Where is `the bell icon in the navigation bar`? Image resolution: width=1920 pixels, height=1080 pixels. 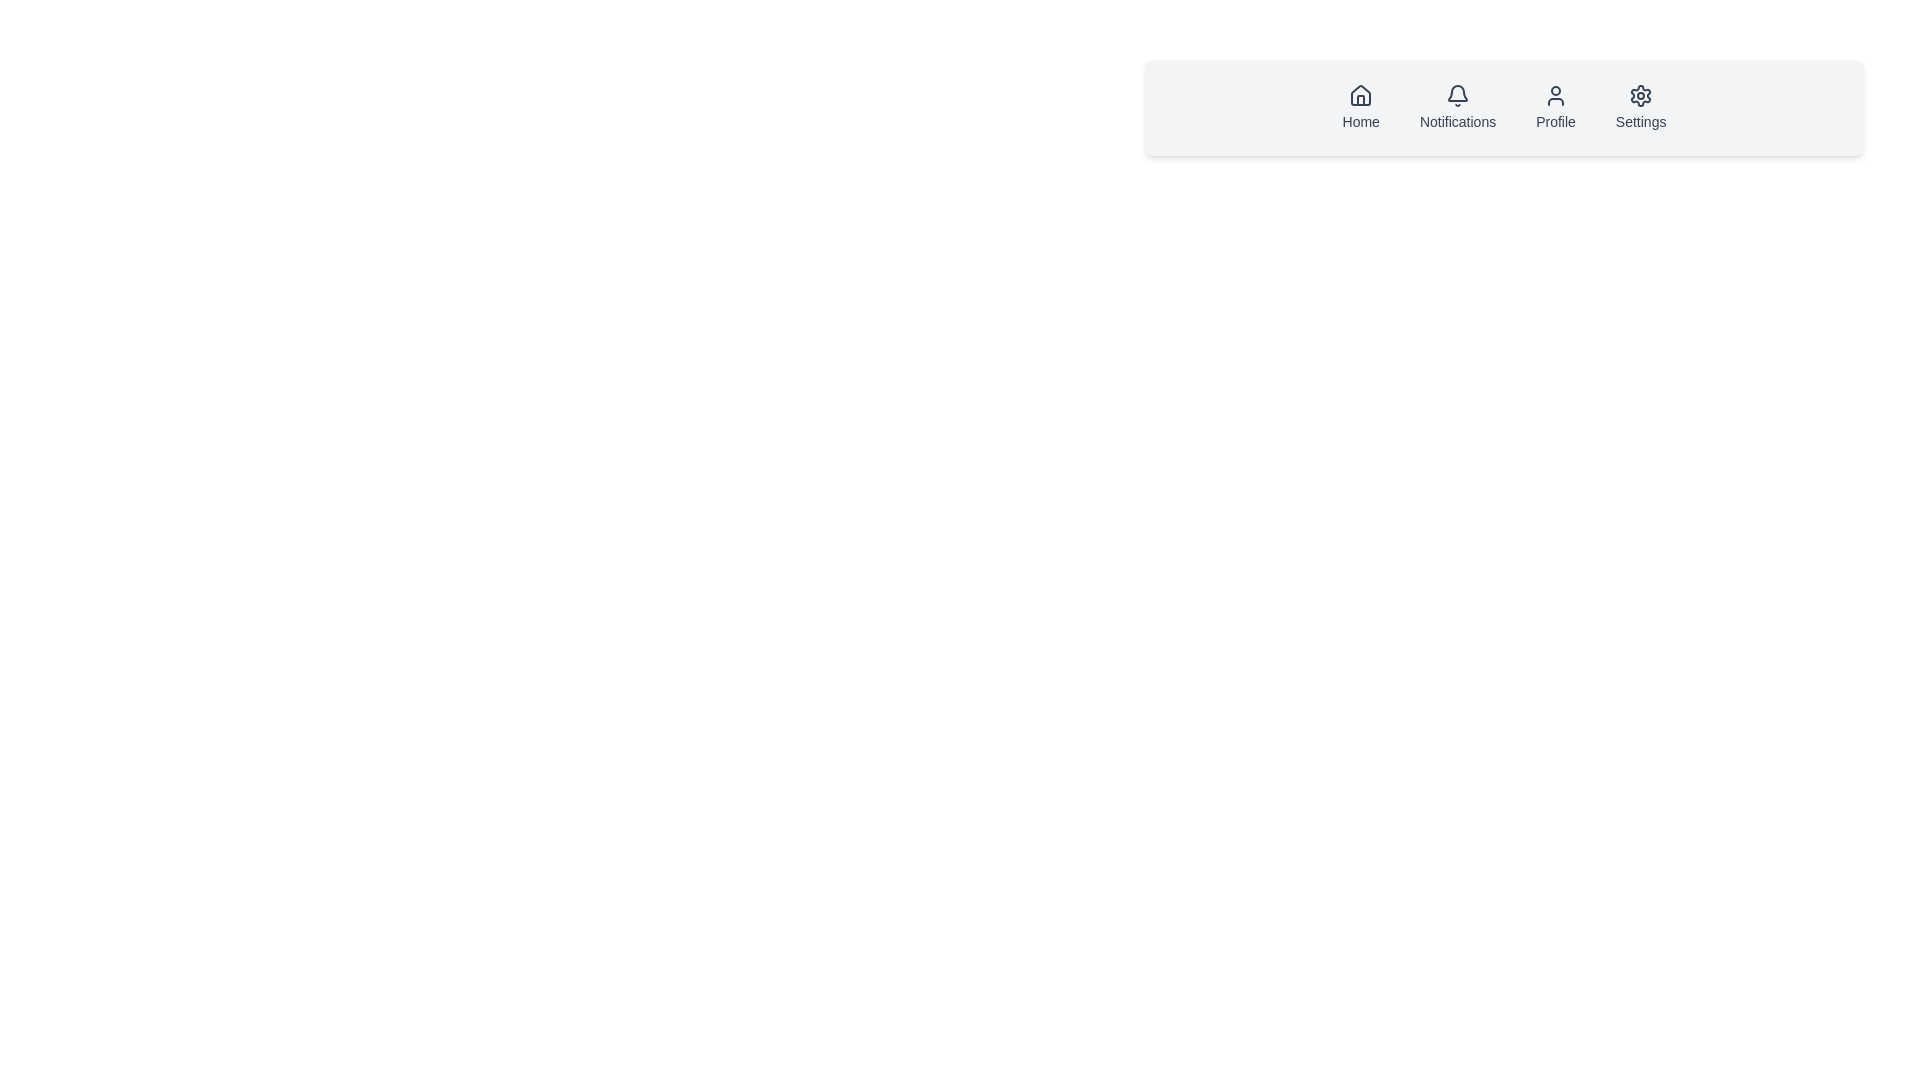 the bell icon in the navigation bar is located at coordinates (1458, 96).